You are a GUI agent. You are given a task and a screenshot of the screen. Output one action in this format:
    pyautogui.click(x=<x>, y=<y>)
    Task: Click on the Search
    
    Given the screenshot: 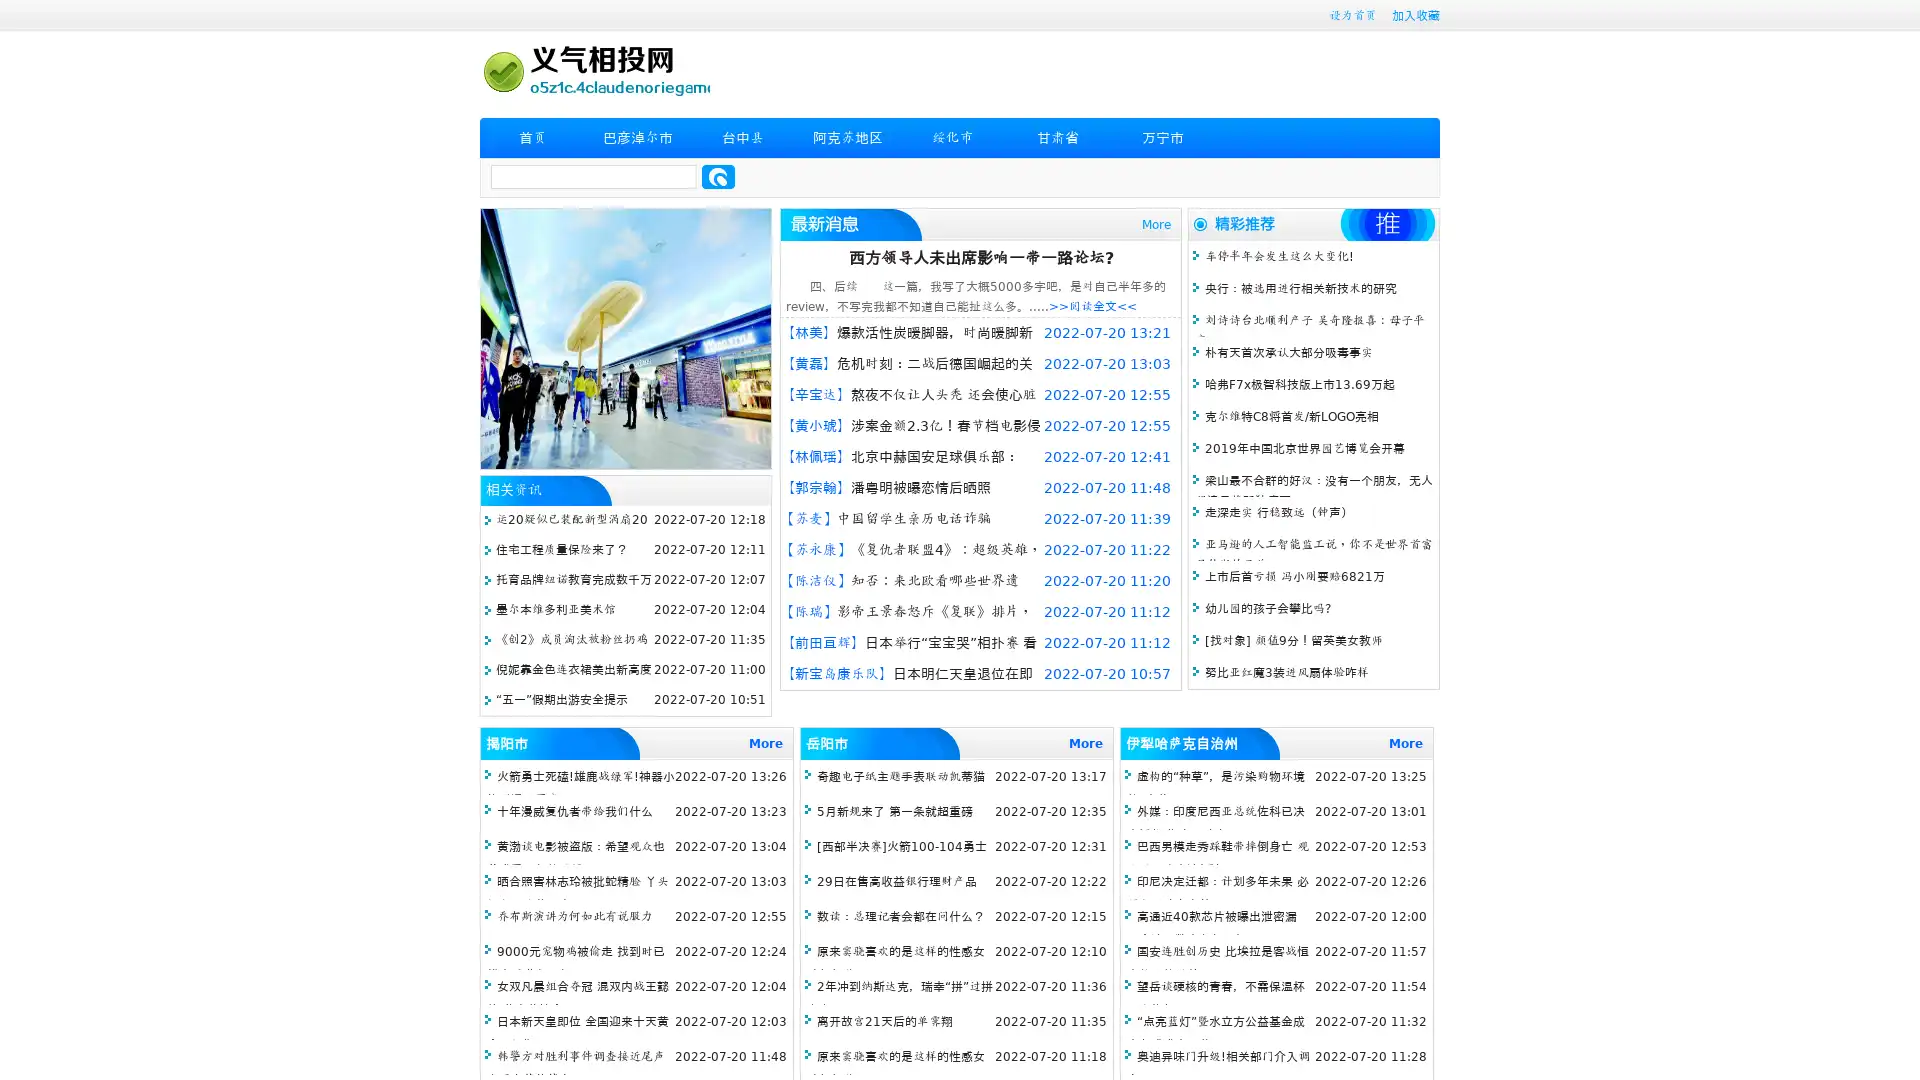 What is the action you would take?
    pyautogui.click(x=718, y=176)
    